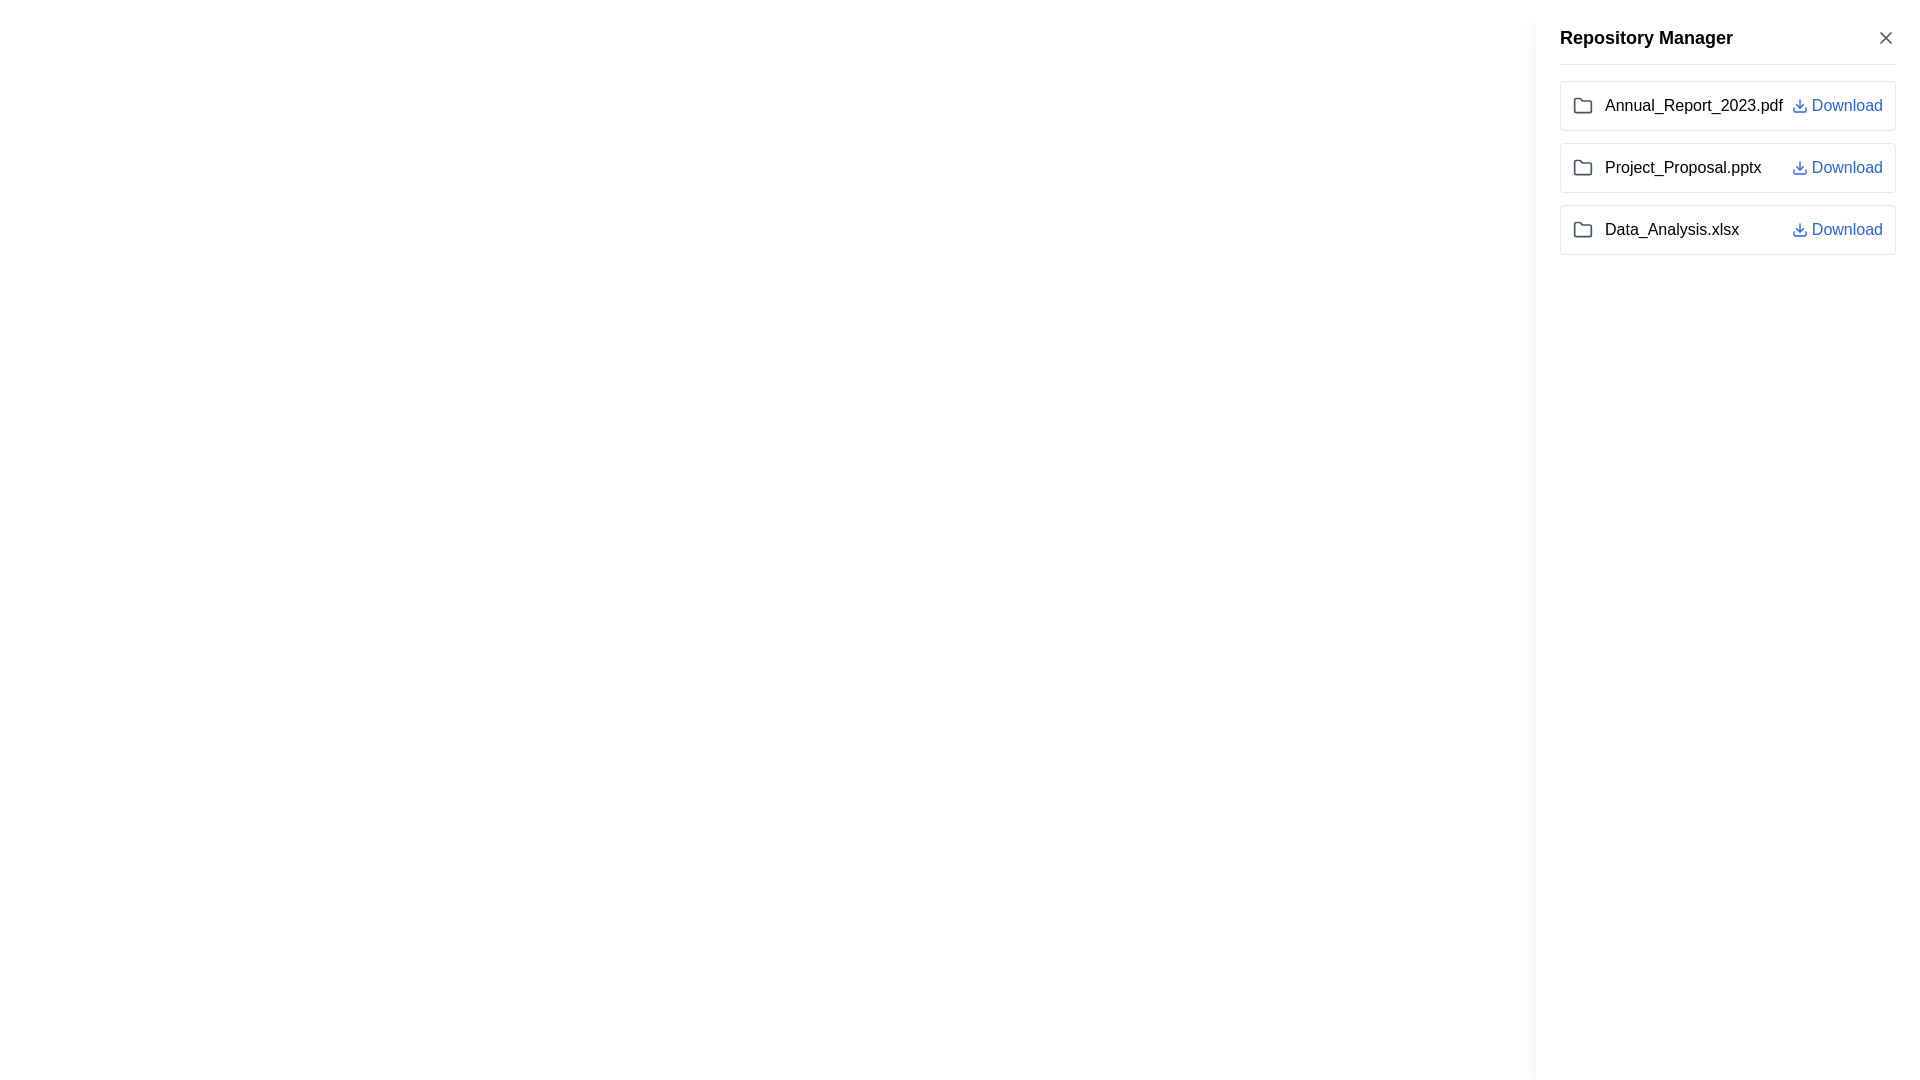 The width and height of the screenshot is (1920, 1080). Describe the element at coordinates (1799, 105) in the screenshot. I see `the blue downward-facing arrow SVG icon representing the download action, which is located to the left of the 'Download' text for the file 'Annual_Report_2023.pdf'` at that location.